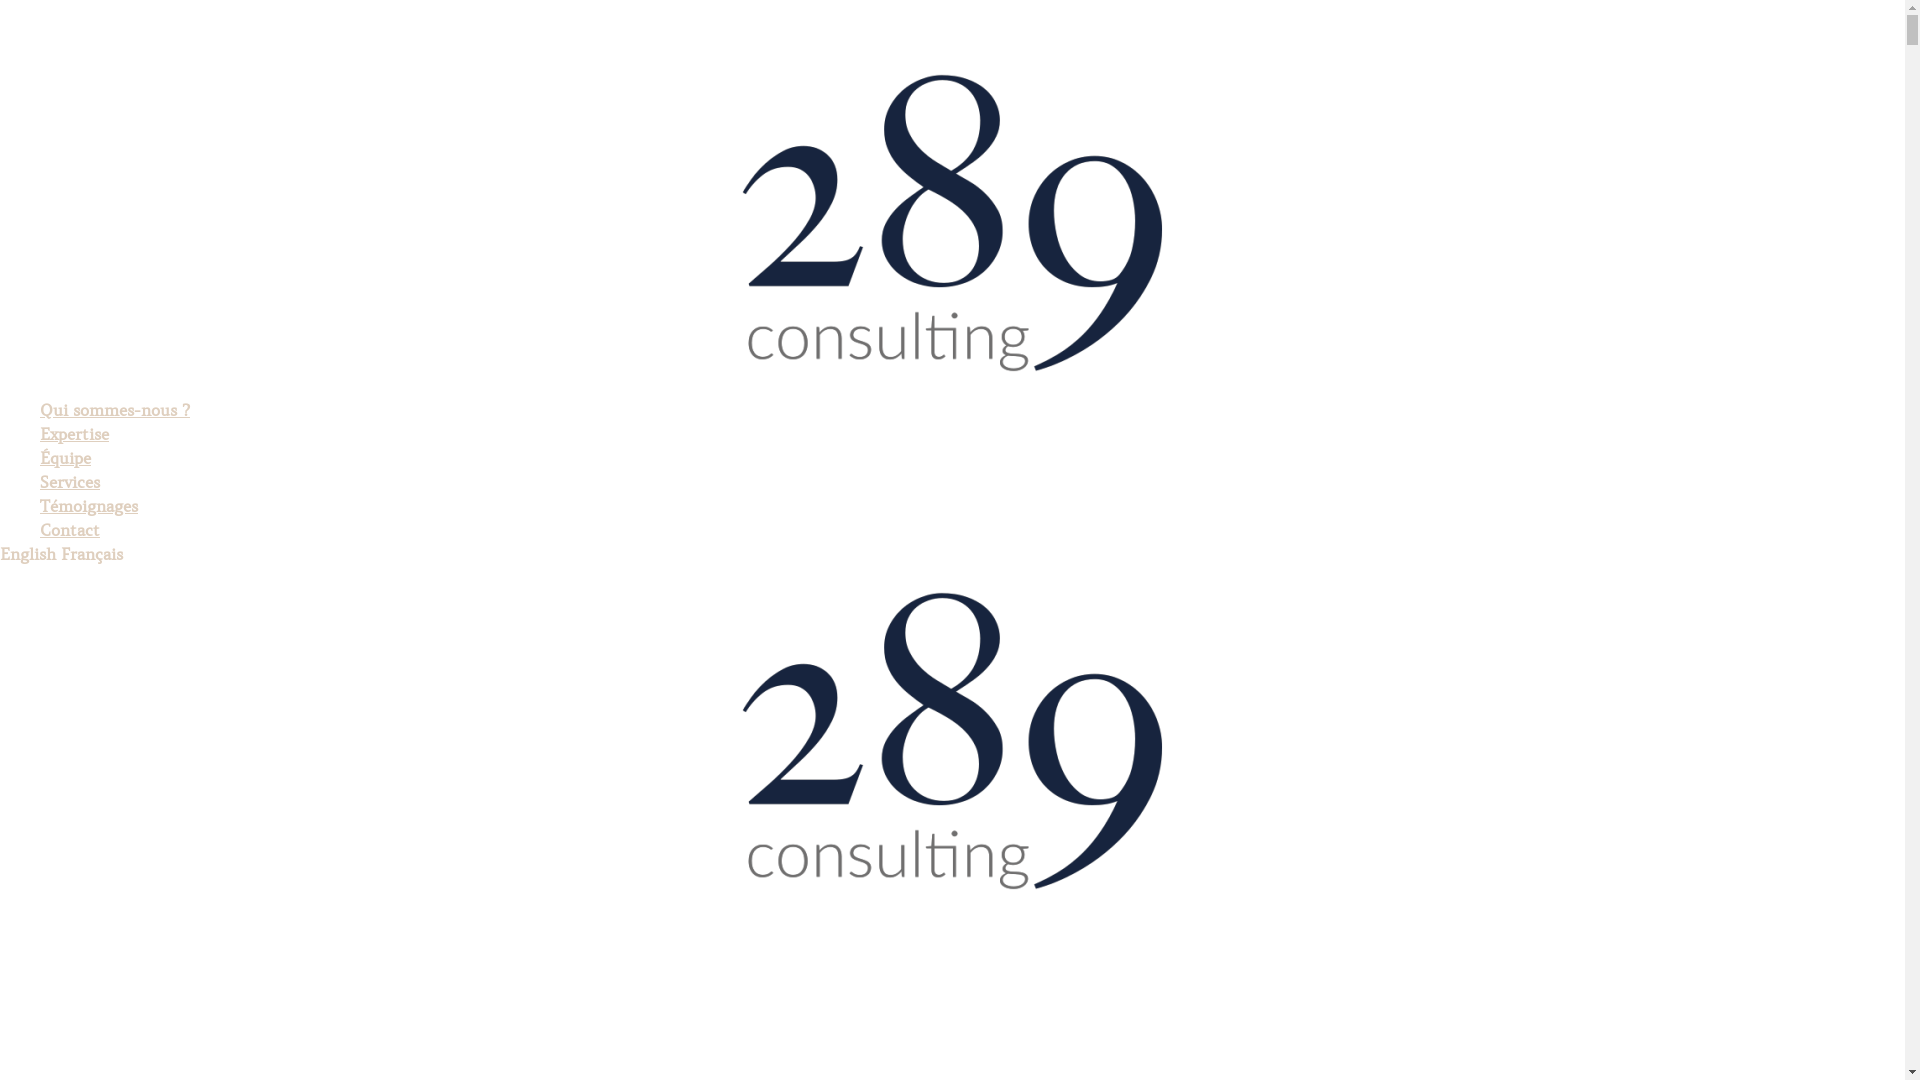  Describe the element at coordinates (74, 433) in the screenshot. I see `'Expertise'` at that location.